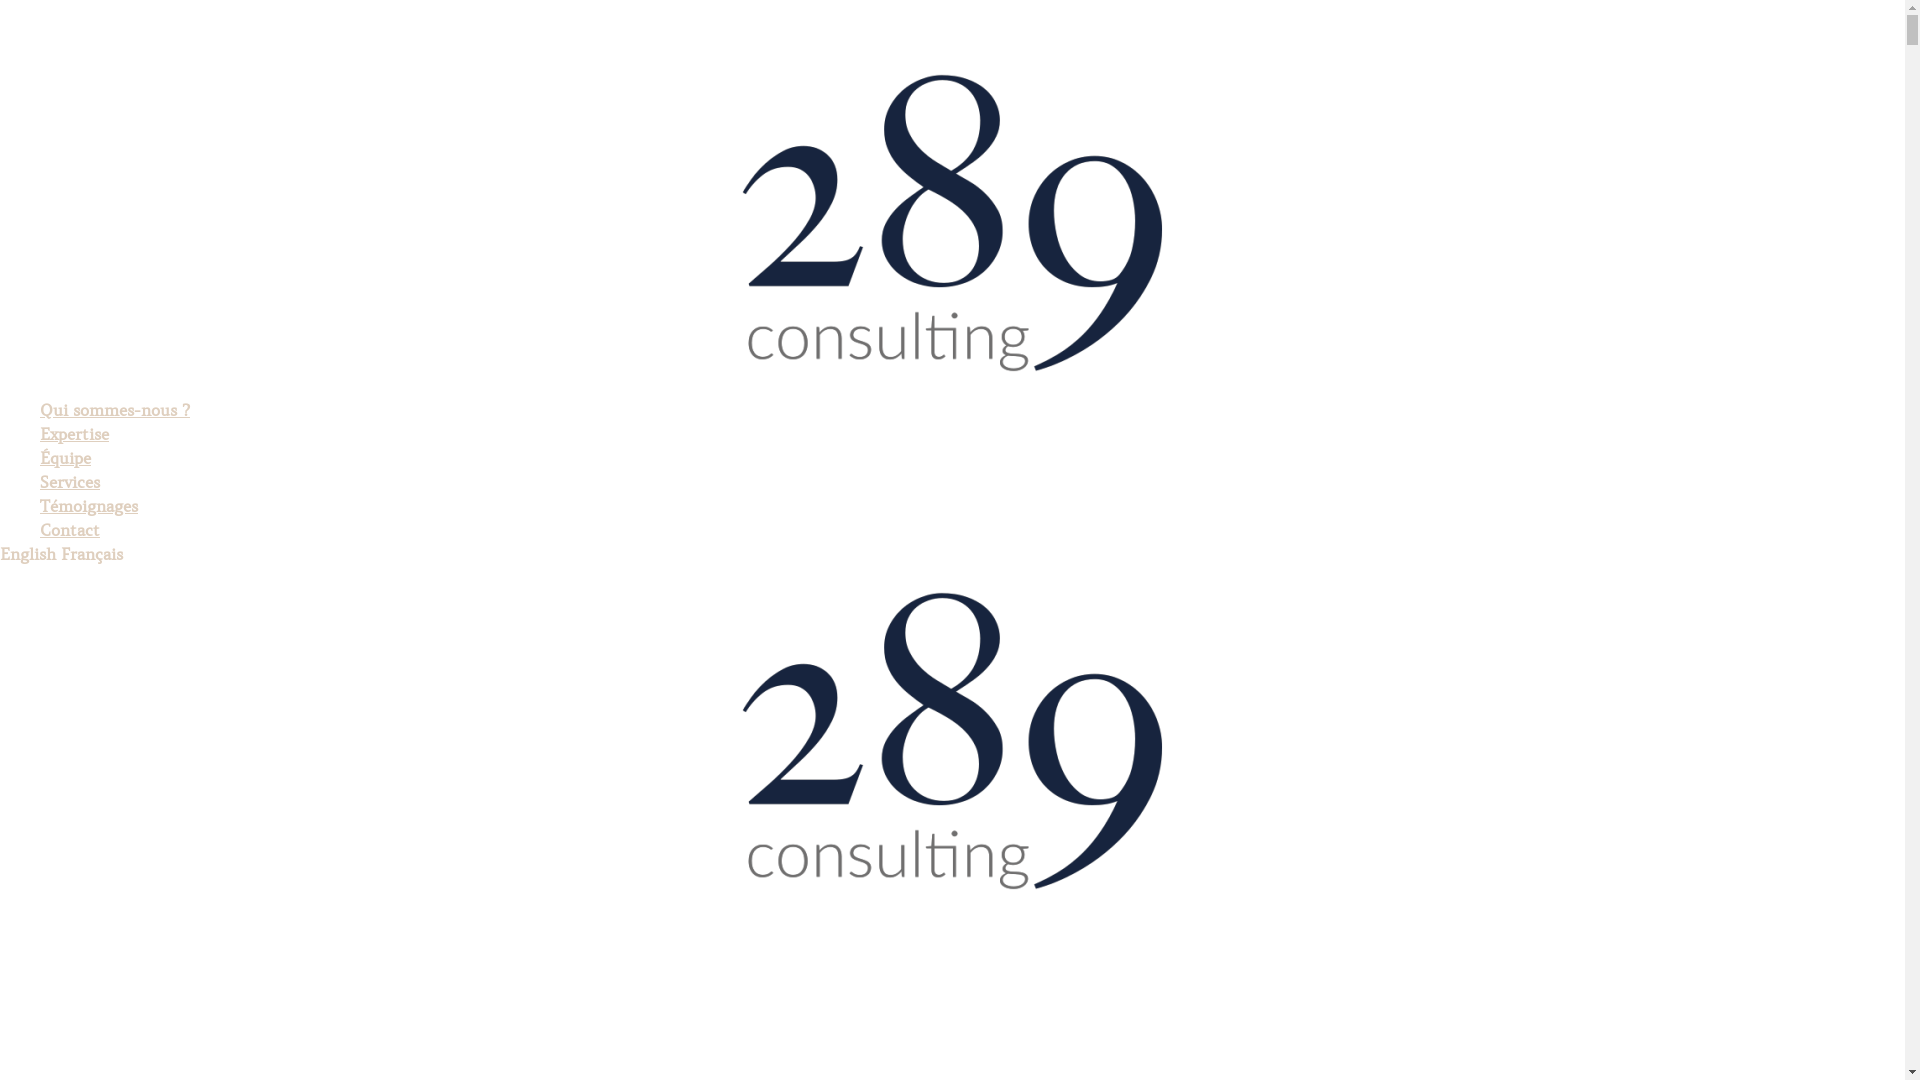  Describe the element at coordinates (74, 433) in the screenshot. I see `'Expertise'` at that location.